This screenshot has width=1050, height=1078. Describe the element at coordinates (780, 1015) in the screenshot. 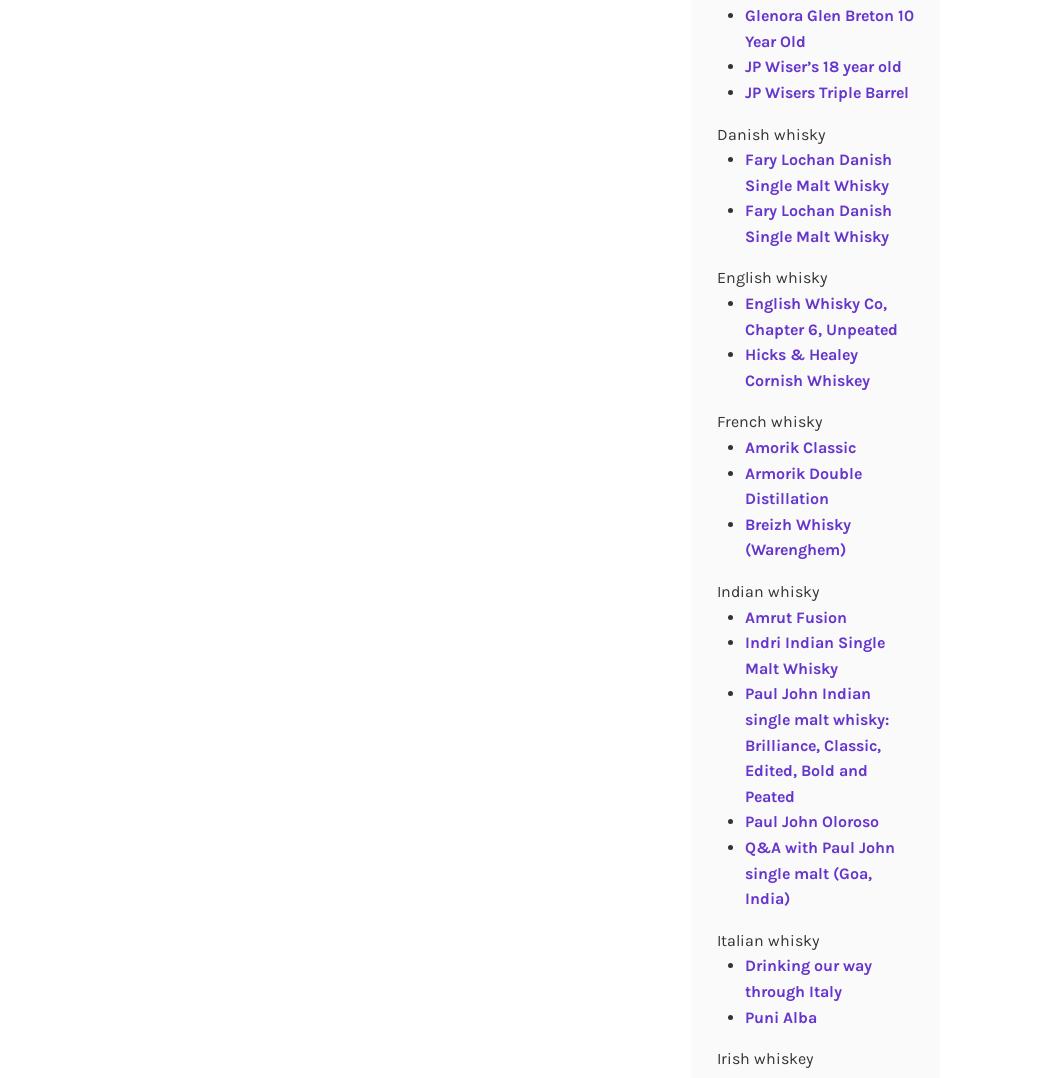

I see `'Puni Alba'` at that location.